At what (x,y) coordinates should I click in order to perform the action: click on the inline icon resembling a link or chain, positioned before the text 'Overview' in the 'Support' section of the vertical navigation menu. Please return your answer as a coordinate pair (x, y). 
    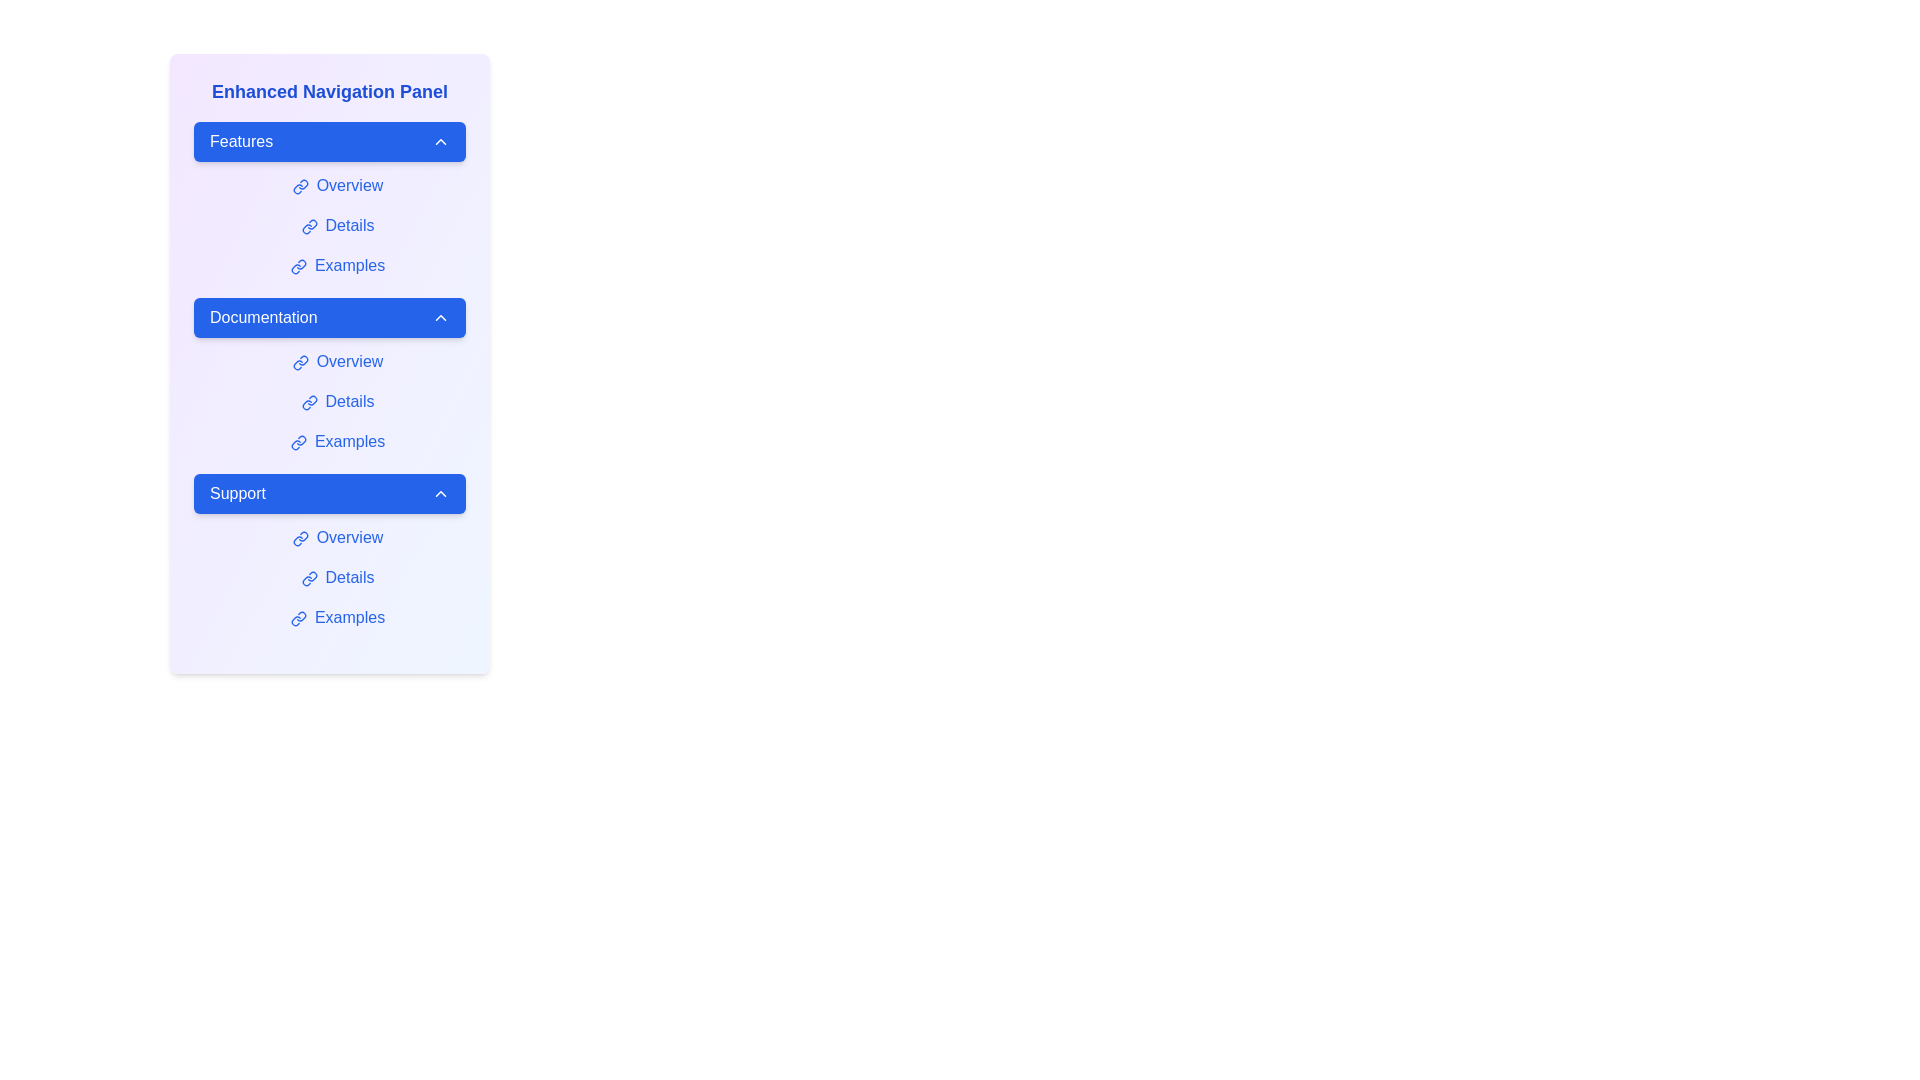
    Looking at the image, I should click on (299, 537).